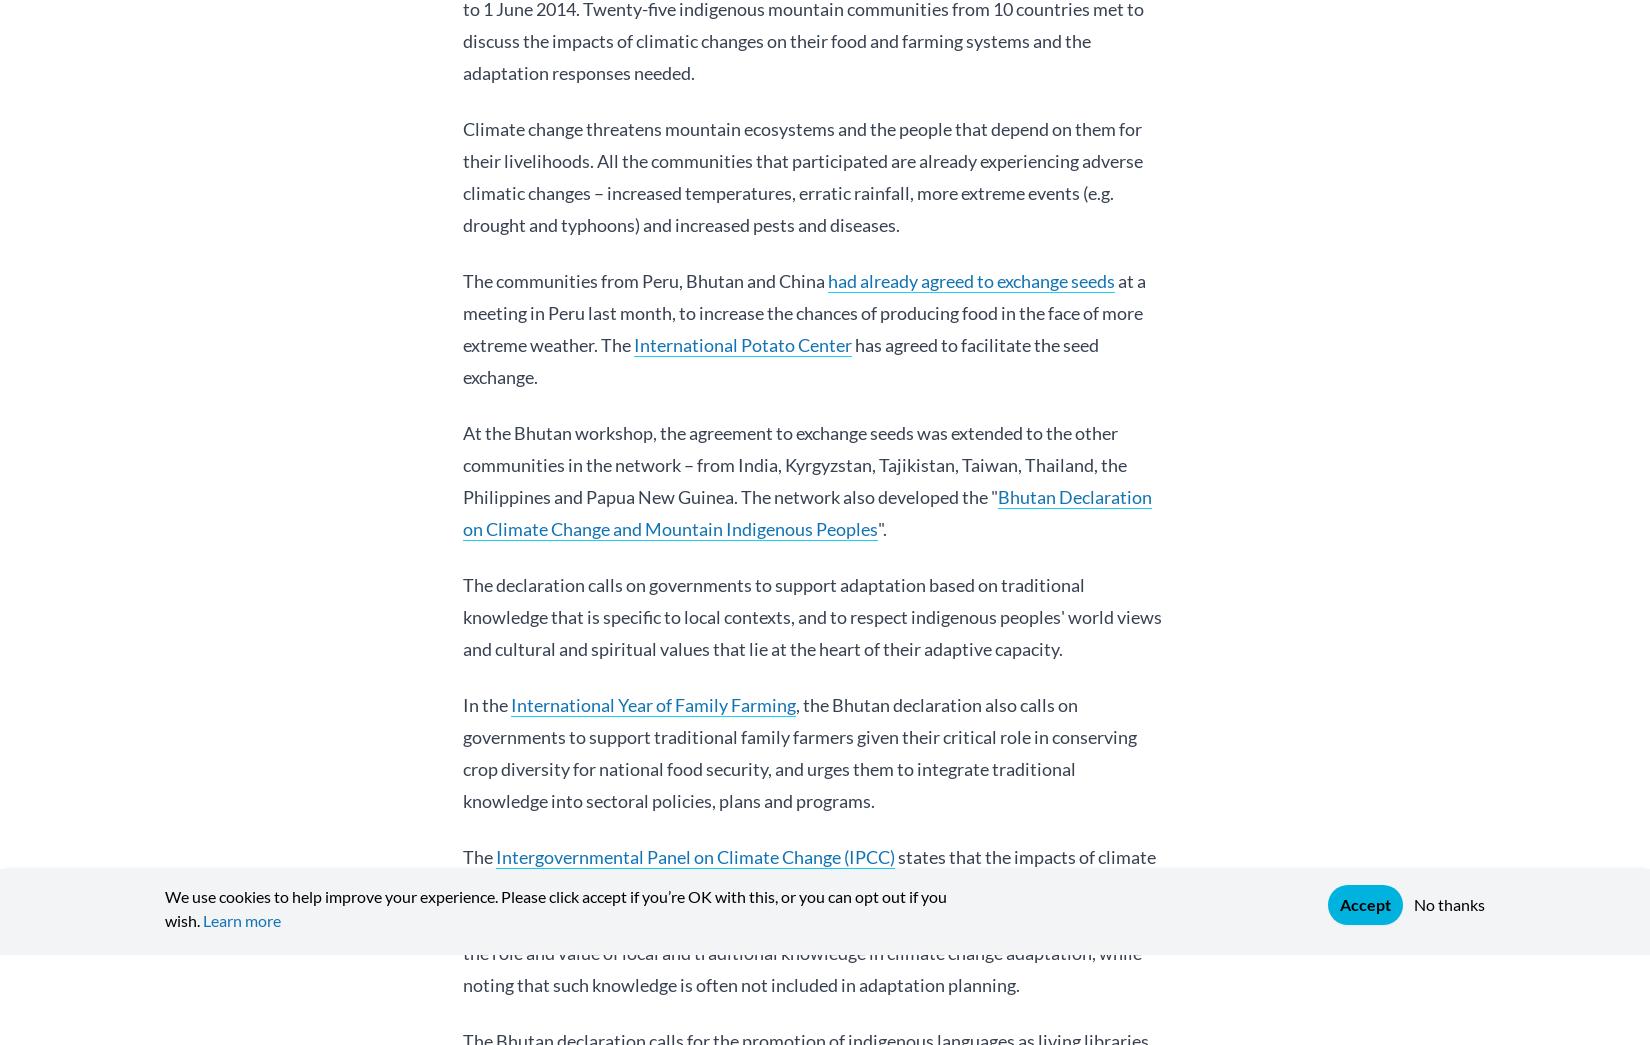 The image size is (1650, 1045). Describe the element at coordinates (882, 528) in the screenshot. I see `'".'` at that location.